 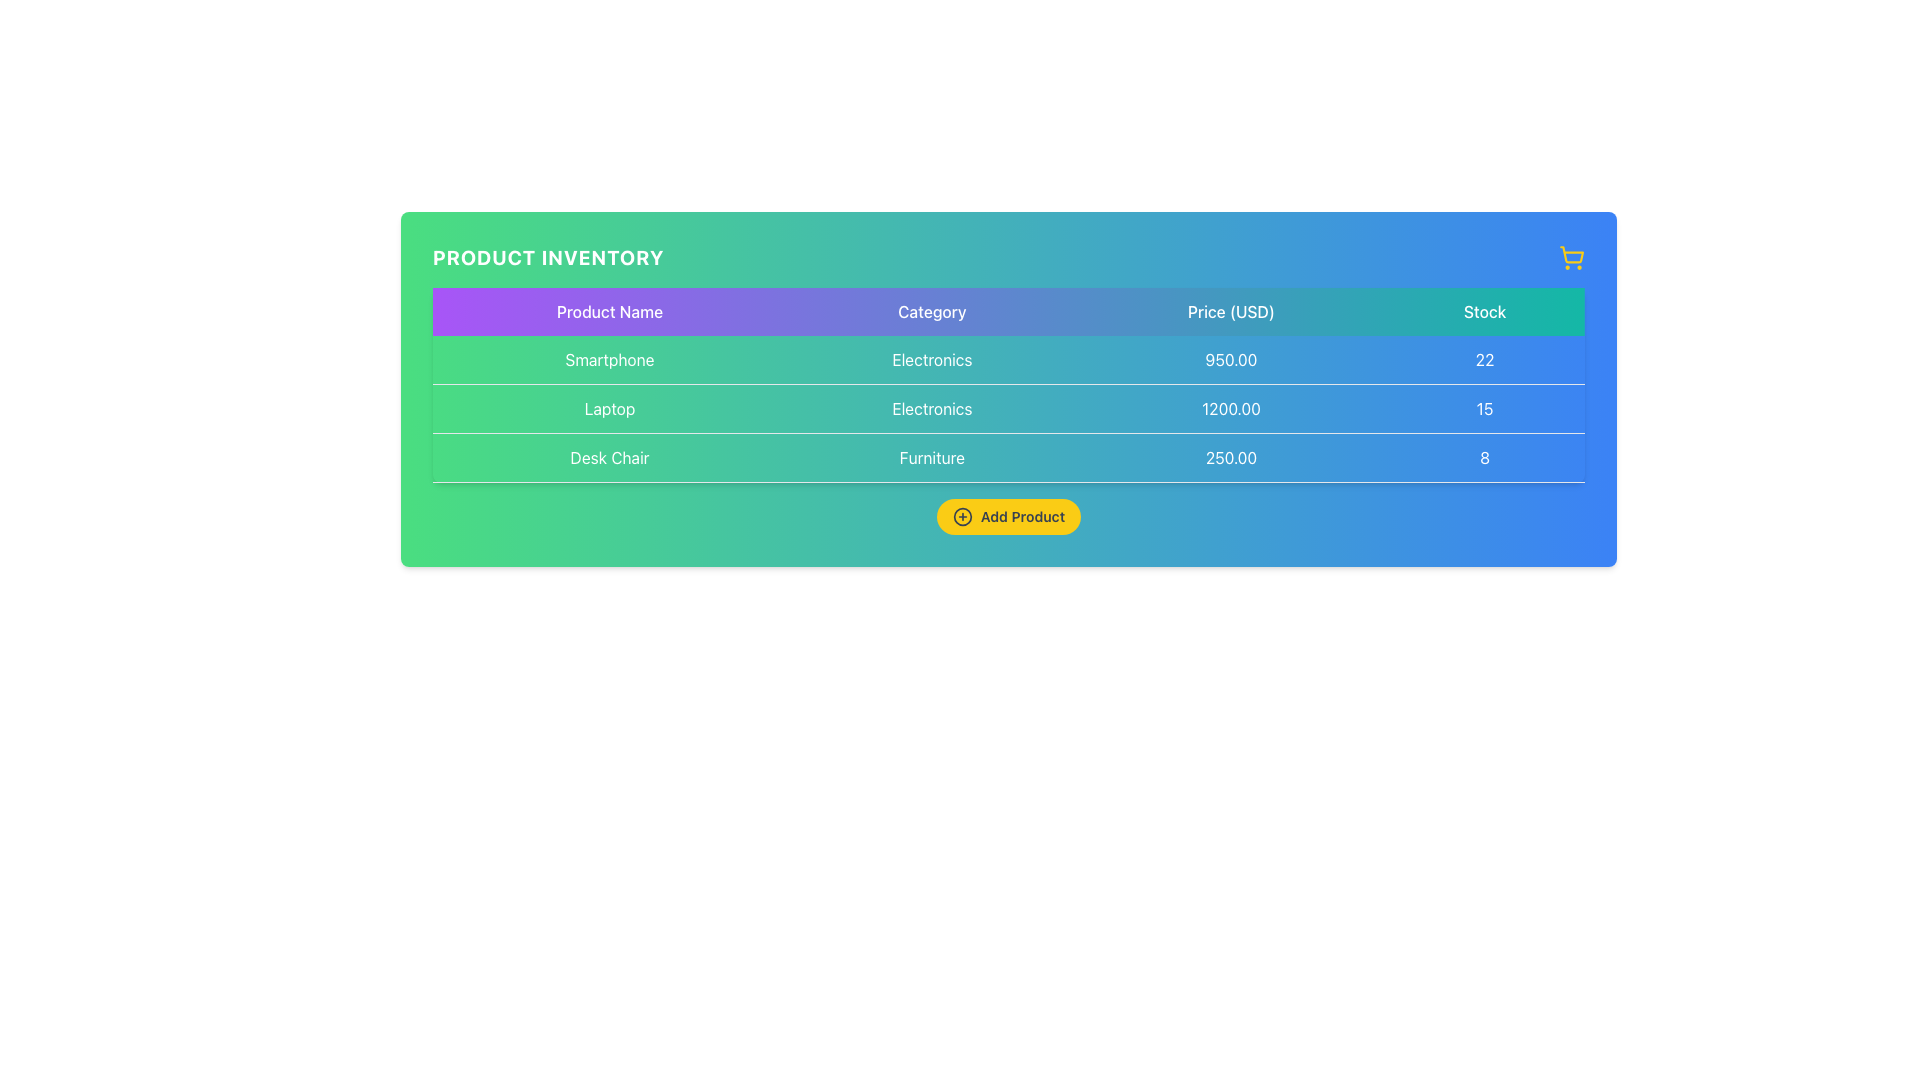 I want to click on the text label 'Category' which is styled in white on a gradient background and is part of the header row of a table, positioned between 'Product Name' and 'Price (USD).', so click(x=931, y=312).